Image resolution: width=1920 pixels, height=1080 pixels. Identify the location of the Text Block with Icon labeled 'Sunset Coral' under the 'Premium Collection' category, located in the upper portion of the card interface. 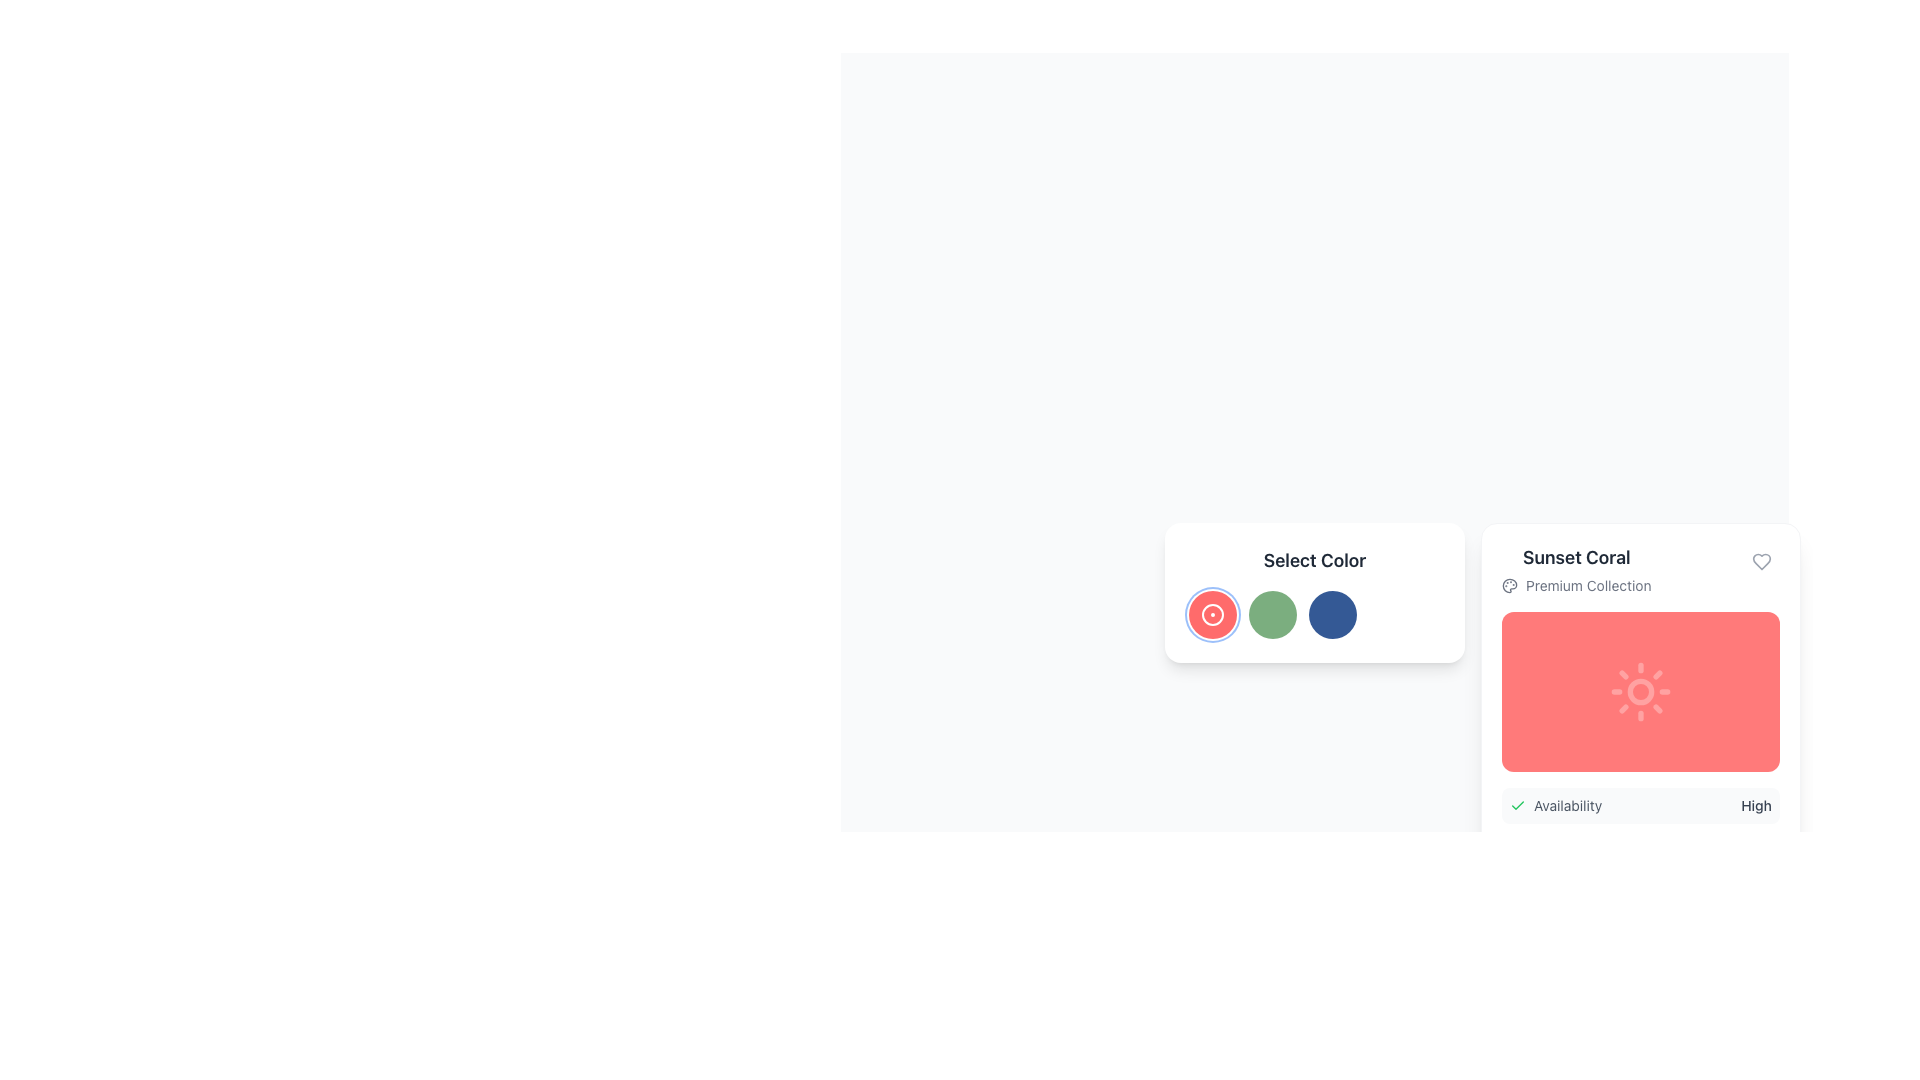
(1575, 570).